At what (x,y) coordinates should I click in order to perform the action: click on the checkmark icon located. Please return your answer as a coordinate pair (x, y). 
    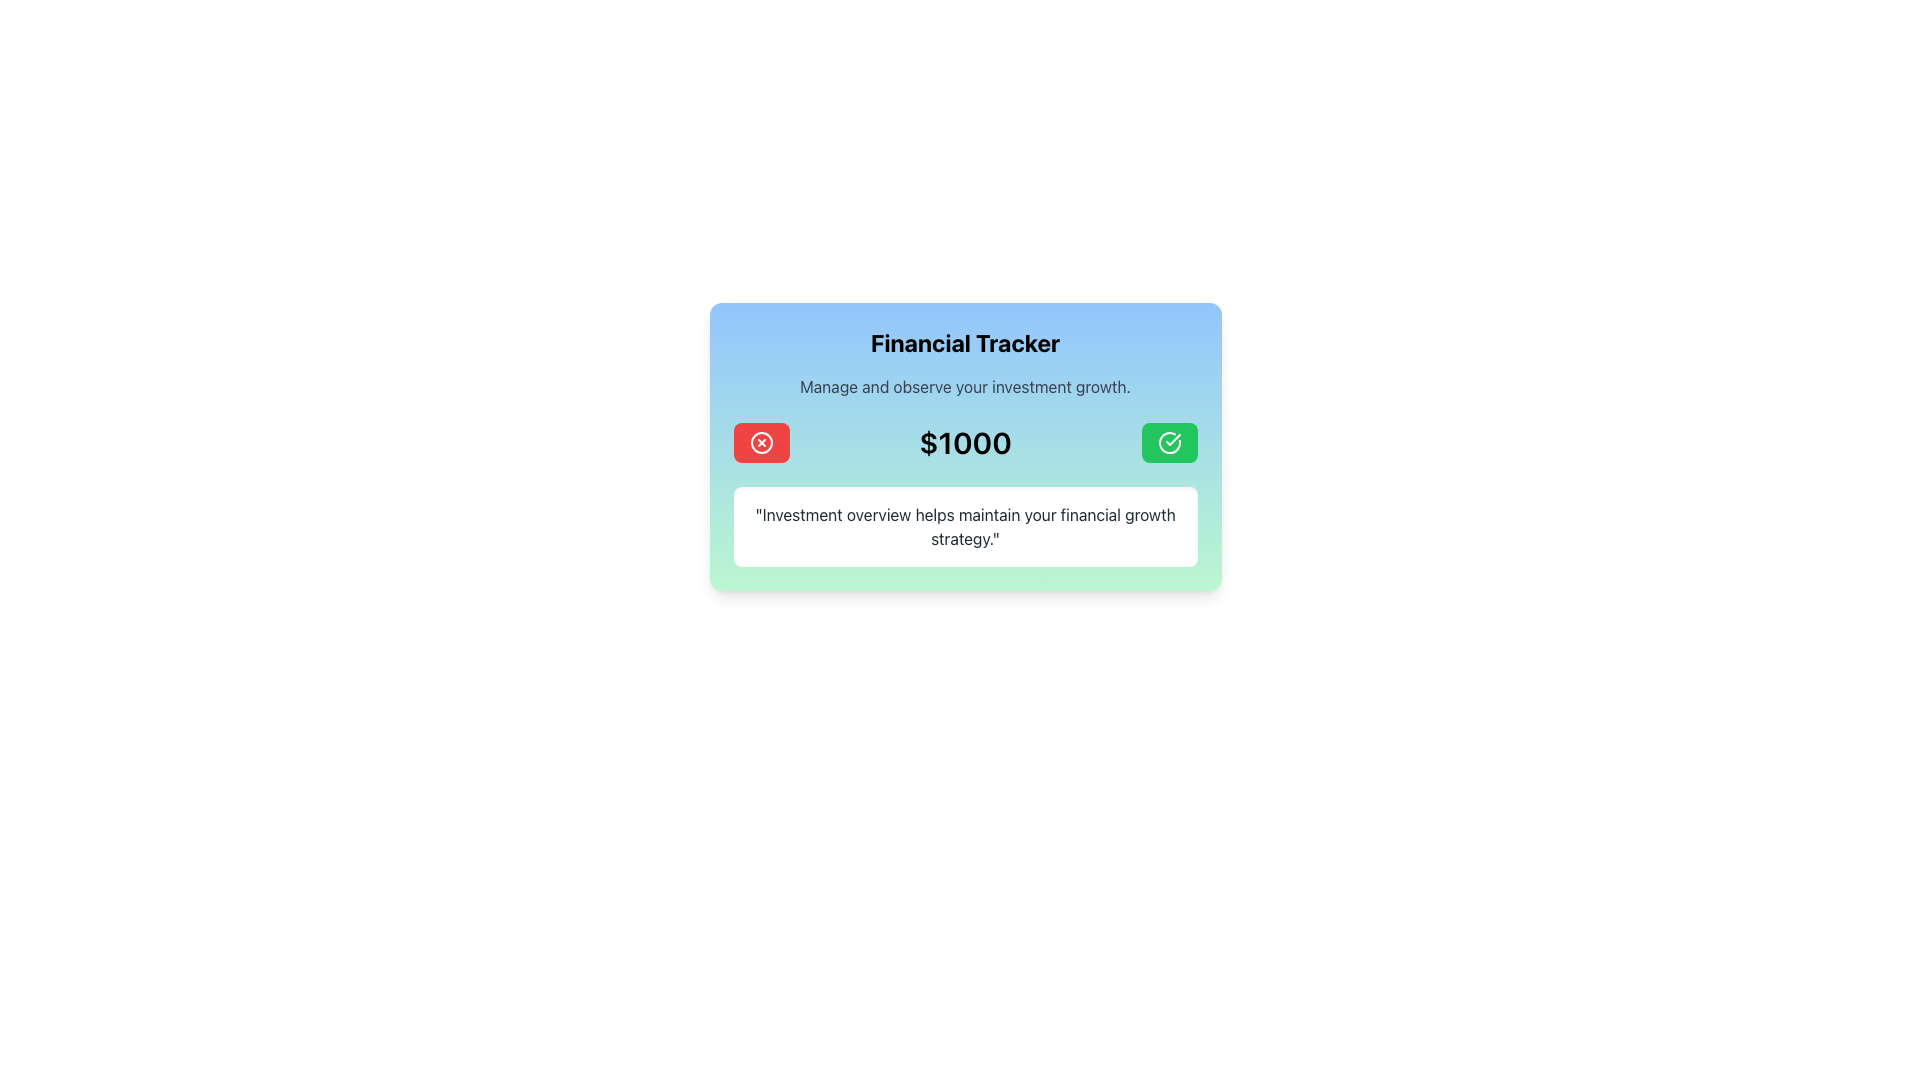
    Looking at the image, I should click on (1172, 438).